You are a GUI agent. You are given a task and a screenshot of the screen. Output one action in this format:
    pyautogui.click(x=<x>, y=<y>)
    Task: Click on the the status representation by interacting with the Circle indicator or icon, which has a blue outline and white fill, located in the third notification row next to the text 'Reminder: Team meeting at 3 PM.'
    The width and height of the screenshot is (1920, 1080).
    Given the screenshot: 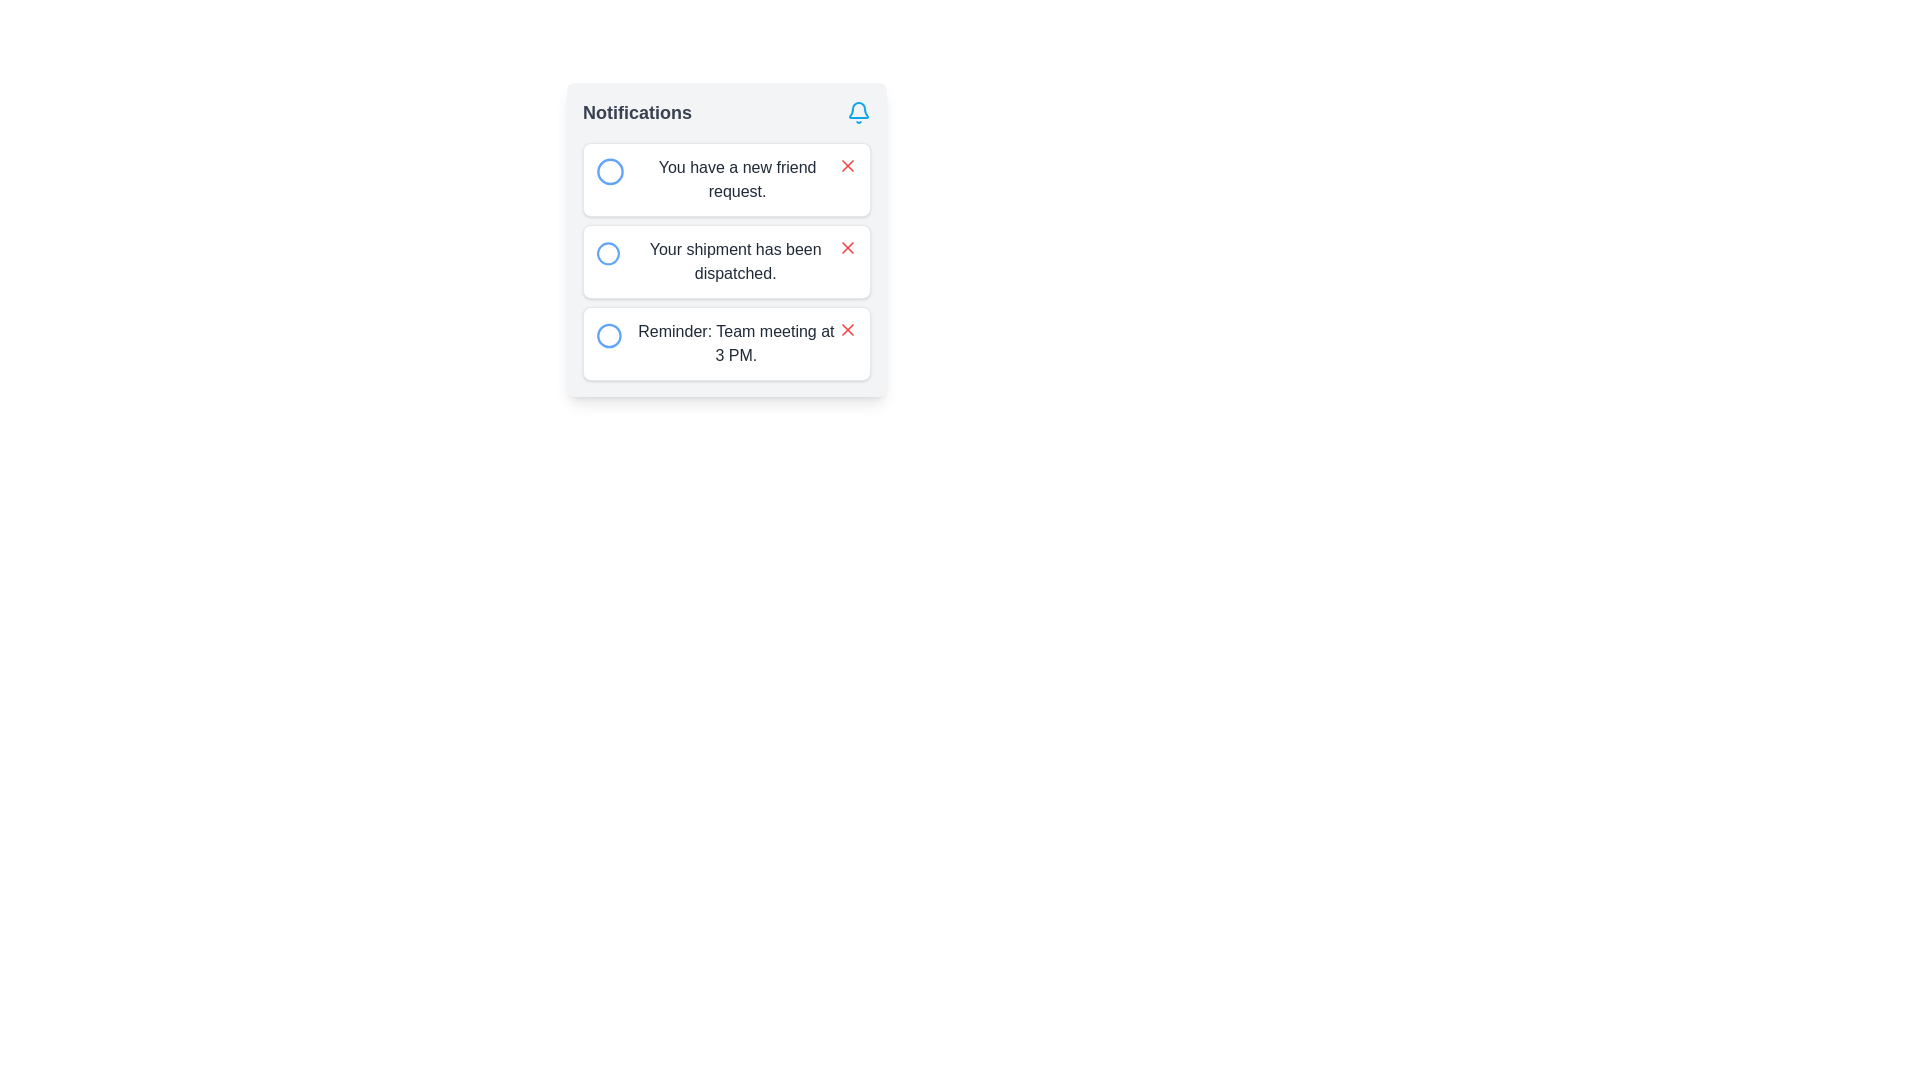 What is the action you would take?
    pyautogui.click(x=608, y=334)
    